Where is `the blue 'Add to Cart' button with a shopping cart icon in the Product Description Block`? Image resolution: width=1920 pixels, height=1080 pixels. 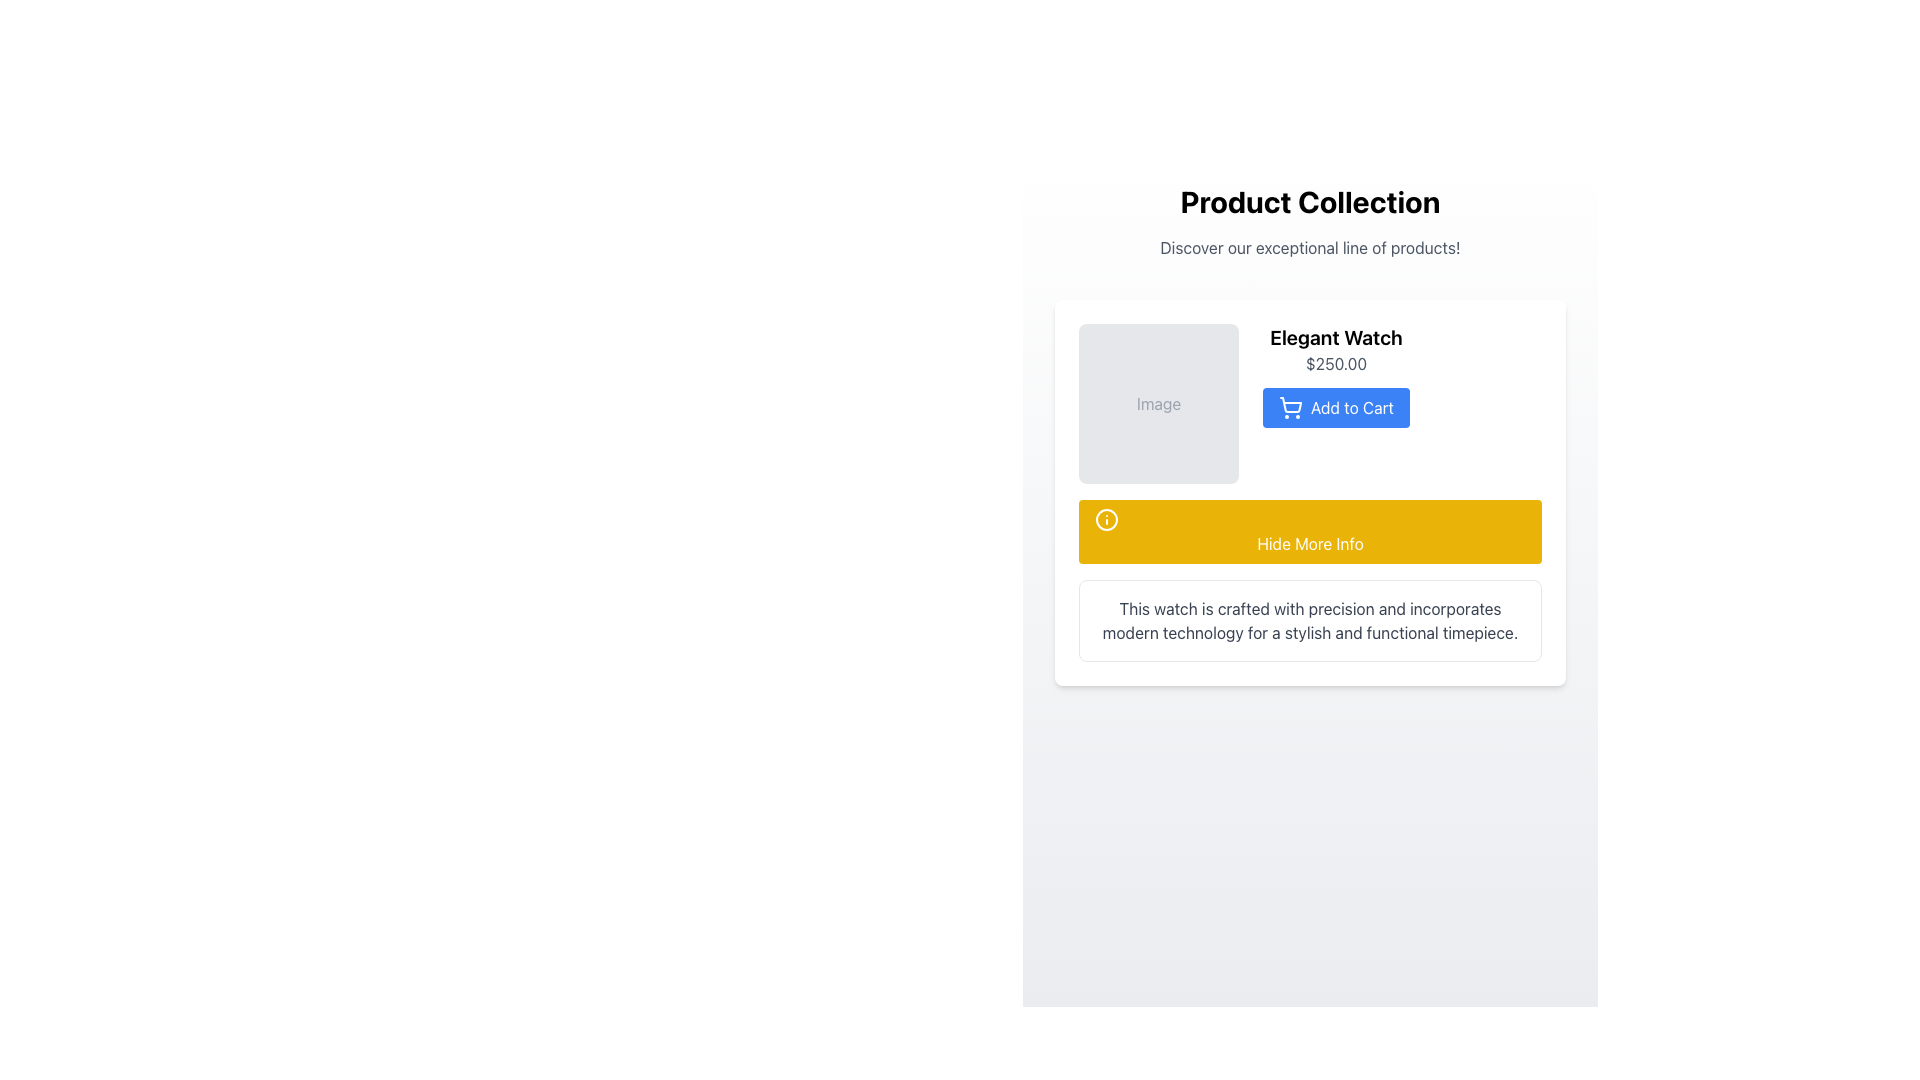 the blue 'Add to Cart' button with a shopping cart icon in the Product Description Block is located at coordinates (1310, 404).